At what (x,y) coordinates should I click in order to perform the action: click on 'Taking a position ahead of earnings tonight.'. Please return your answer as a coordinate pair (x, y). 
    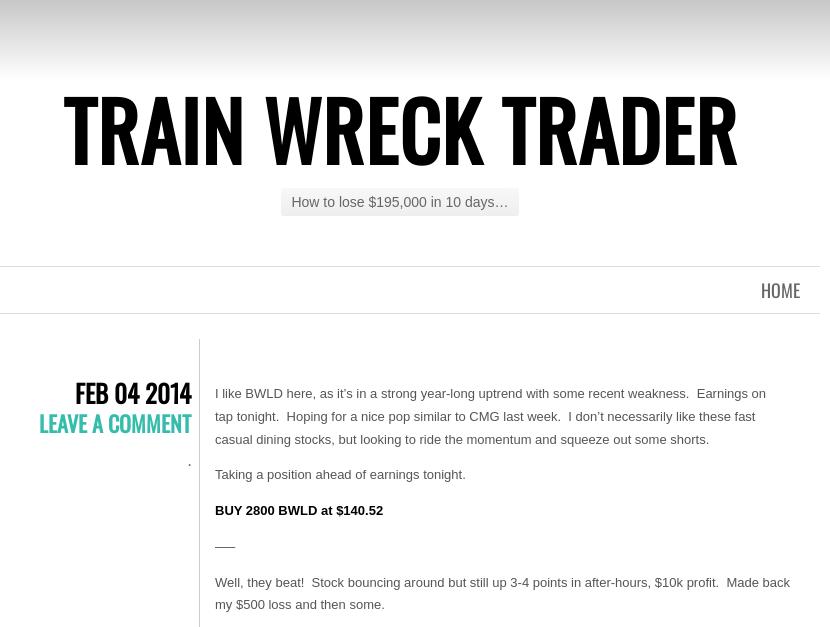
    Looking at the image, I should click on (339, 473).